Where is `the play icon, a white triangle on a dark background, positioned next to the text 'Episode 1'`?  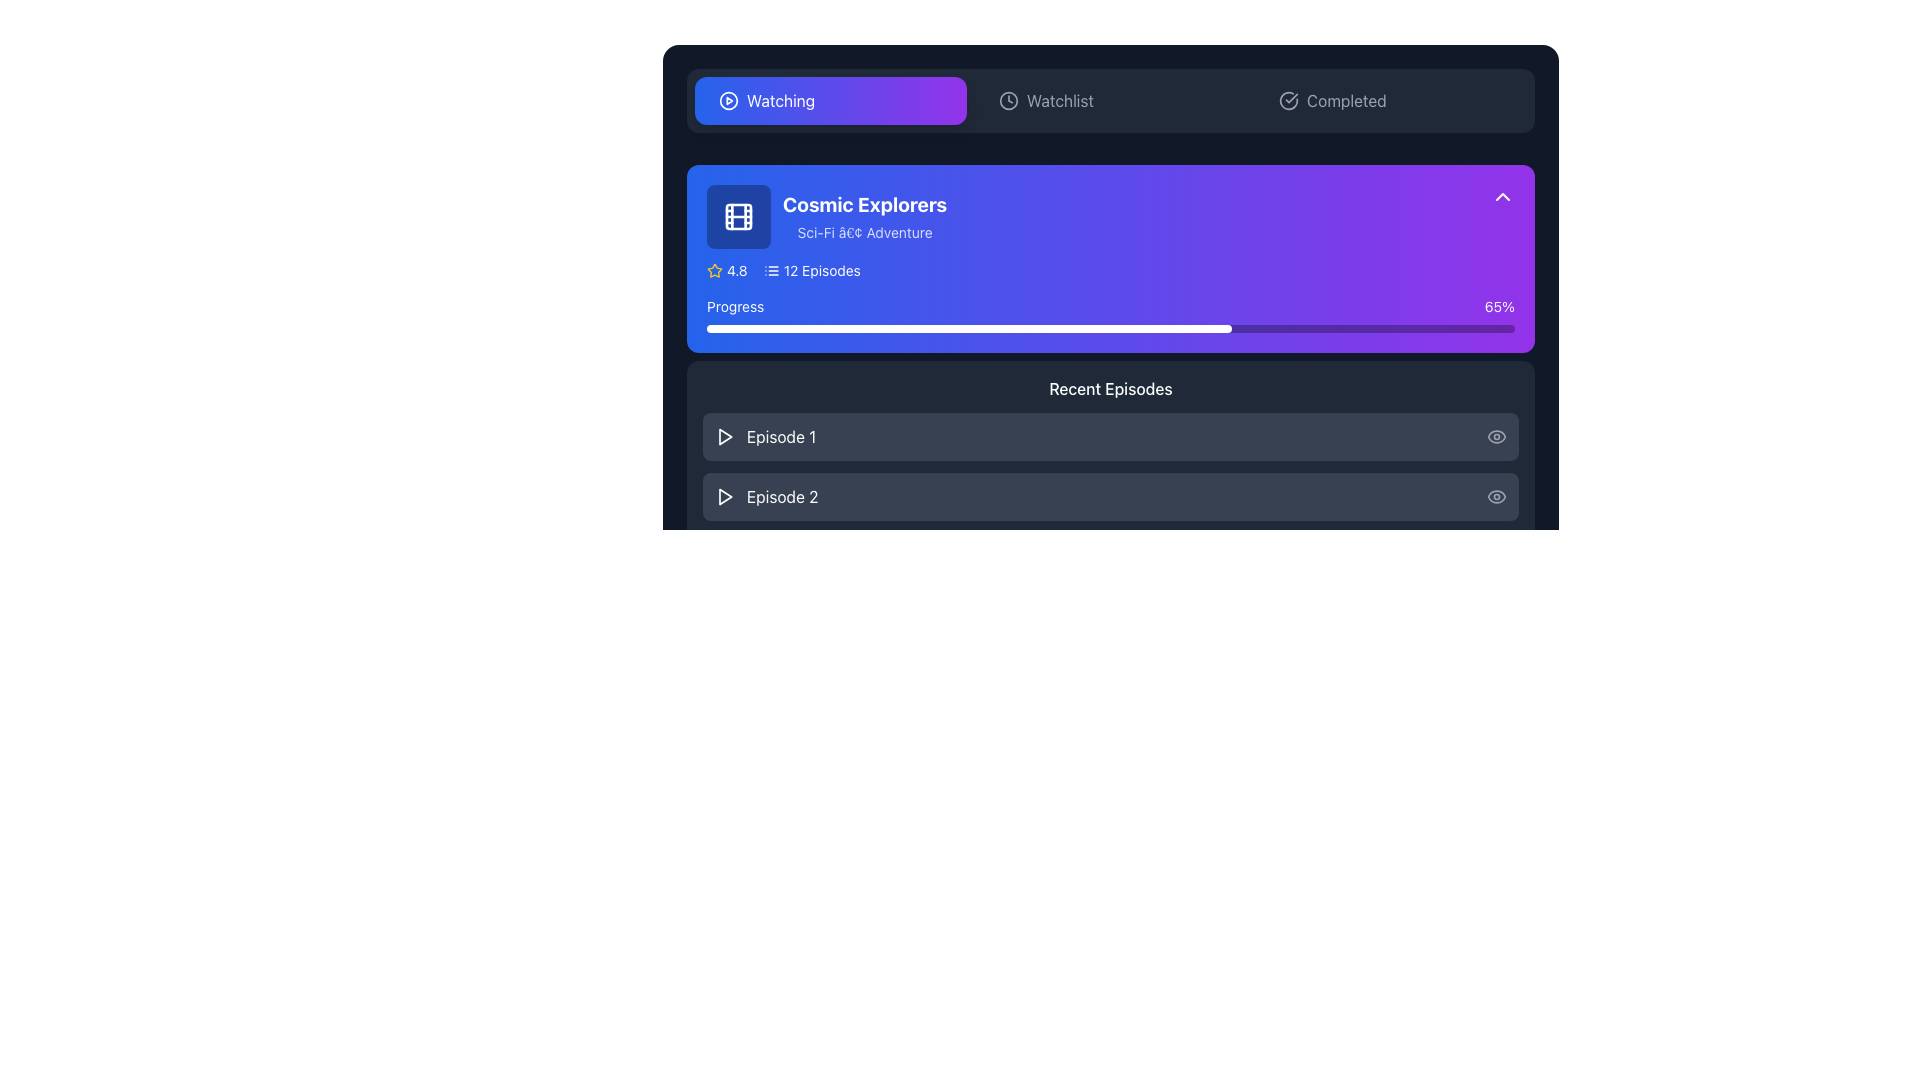 the play icon, a white triangle on a dark background, positioned next to the text 'Episode 1' is located at coordinates (723, 435).